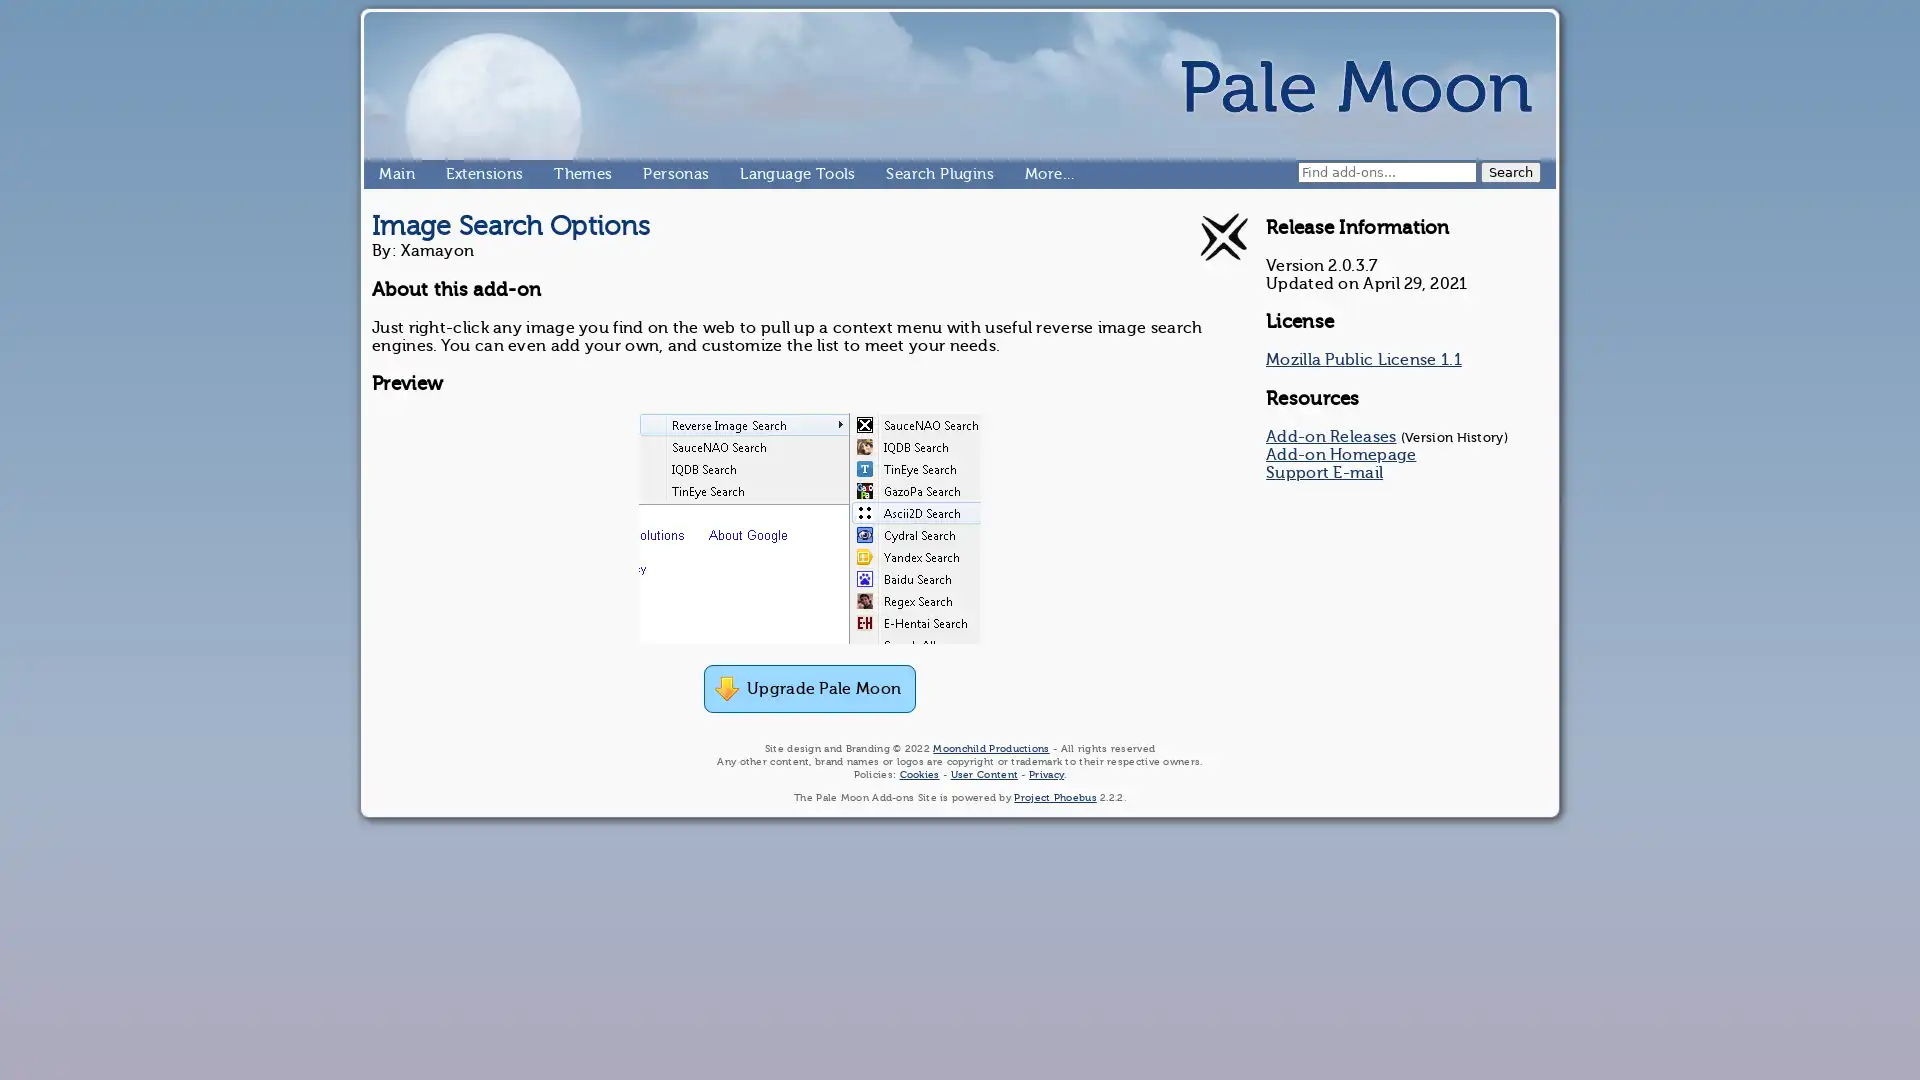 This screenshot has height=1080, width=1920. I want to click on Search, so click(1511, 171).